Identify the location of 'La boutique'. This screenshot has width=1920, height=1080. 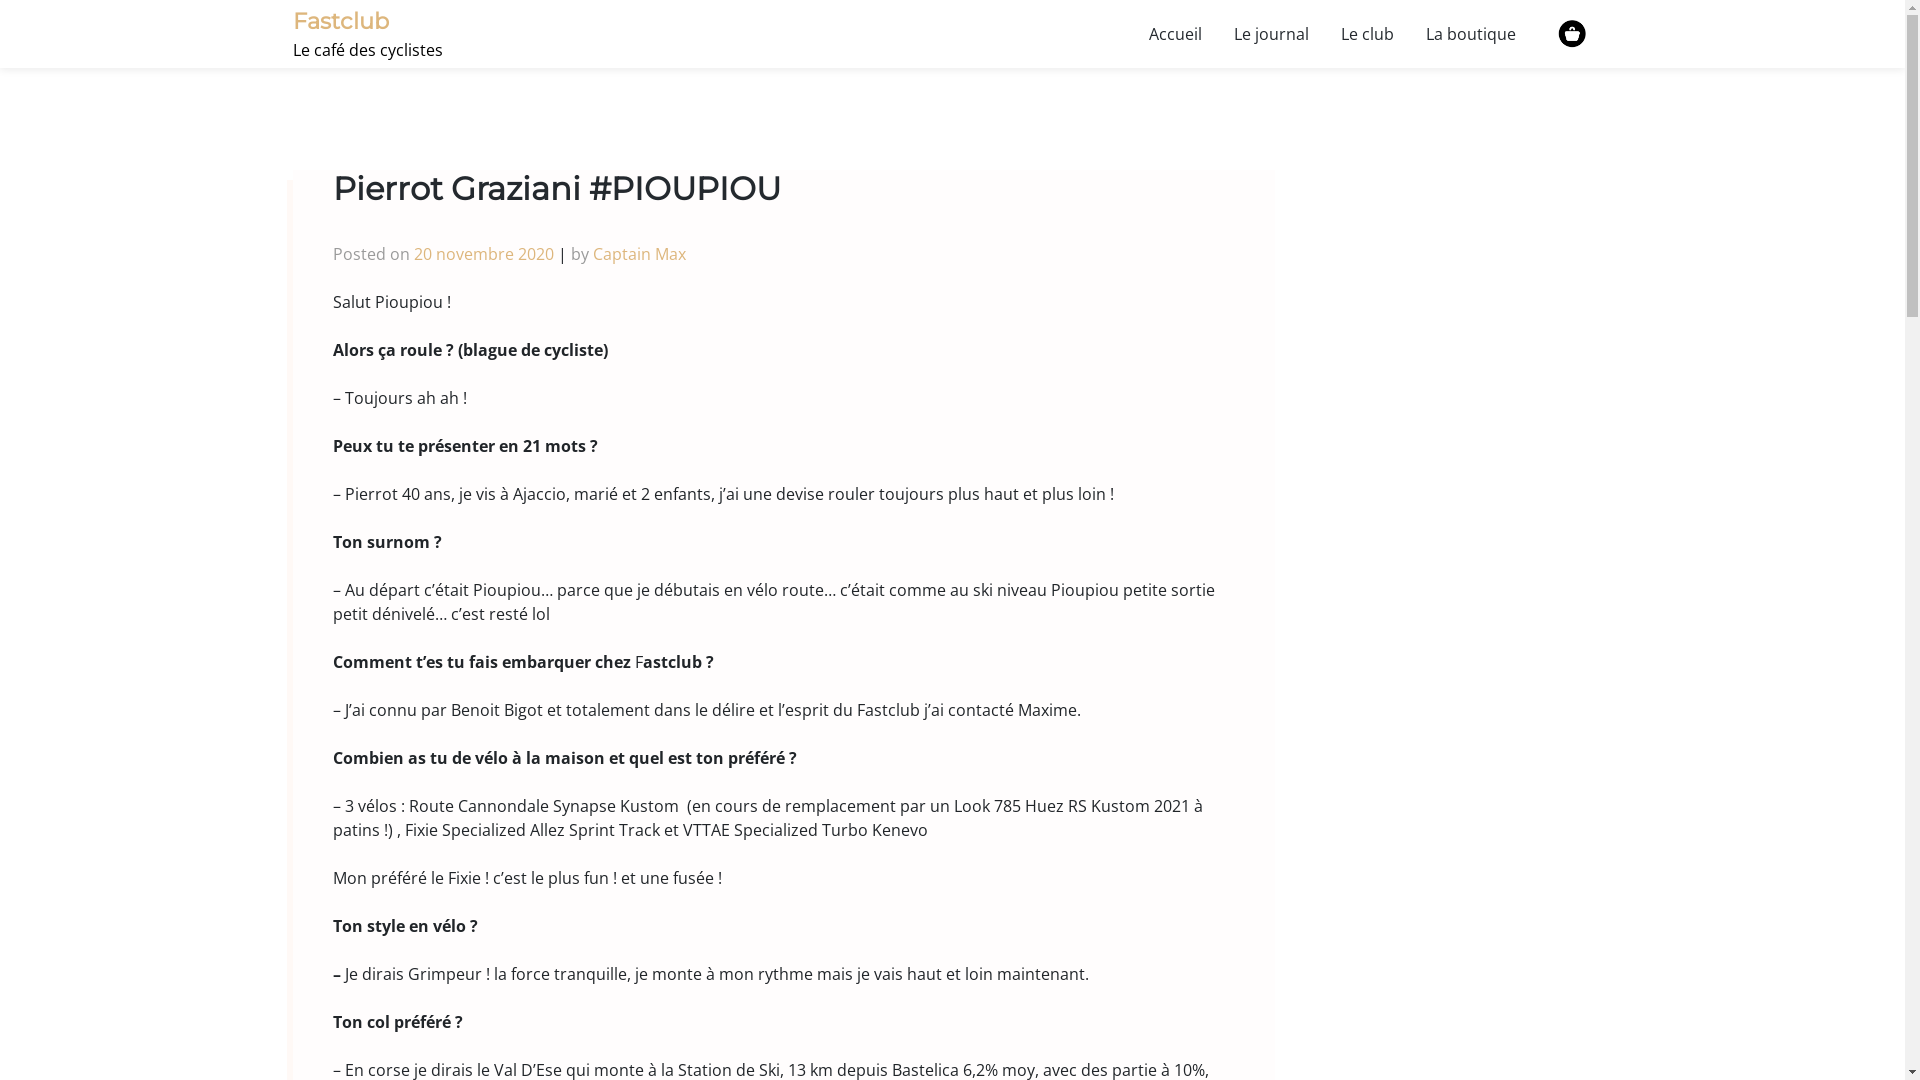
(1409, 33).